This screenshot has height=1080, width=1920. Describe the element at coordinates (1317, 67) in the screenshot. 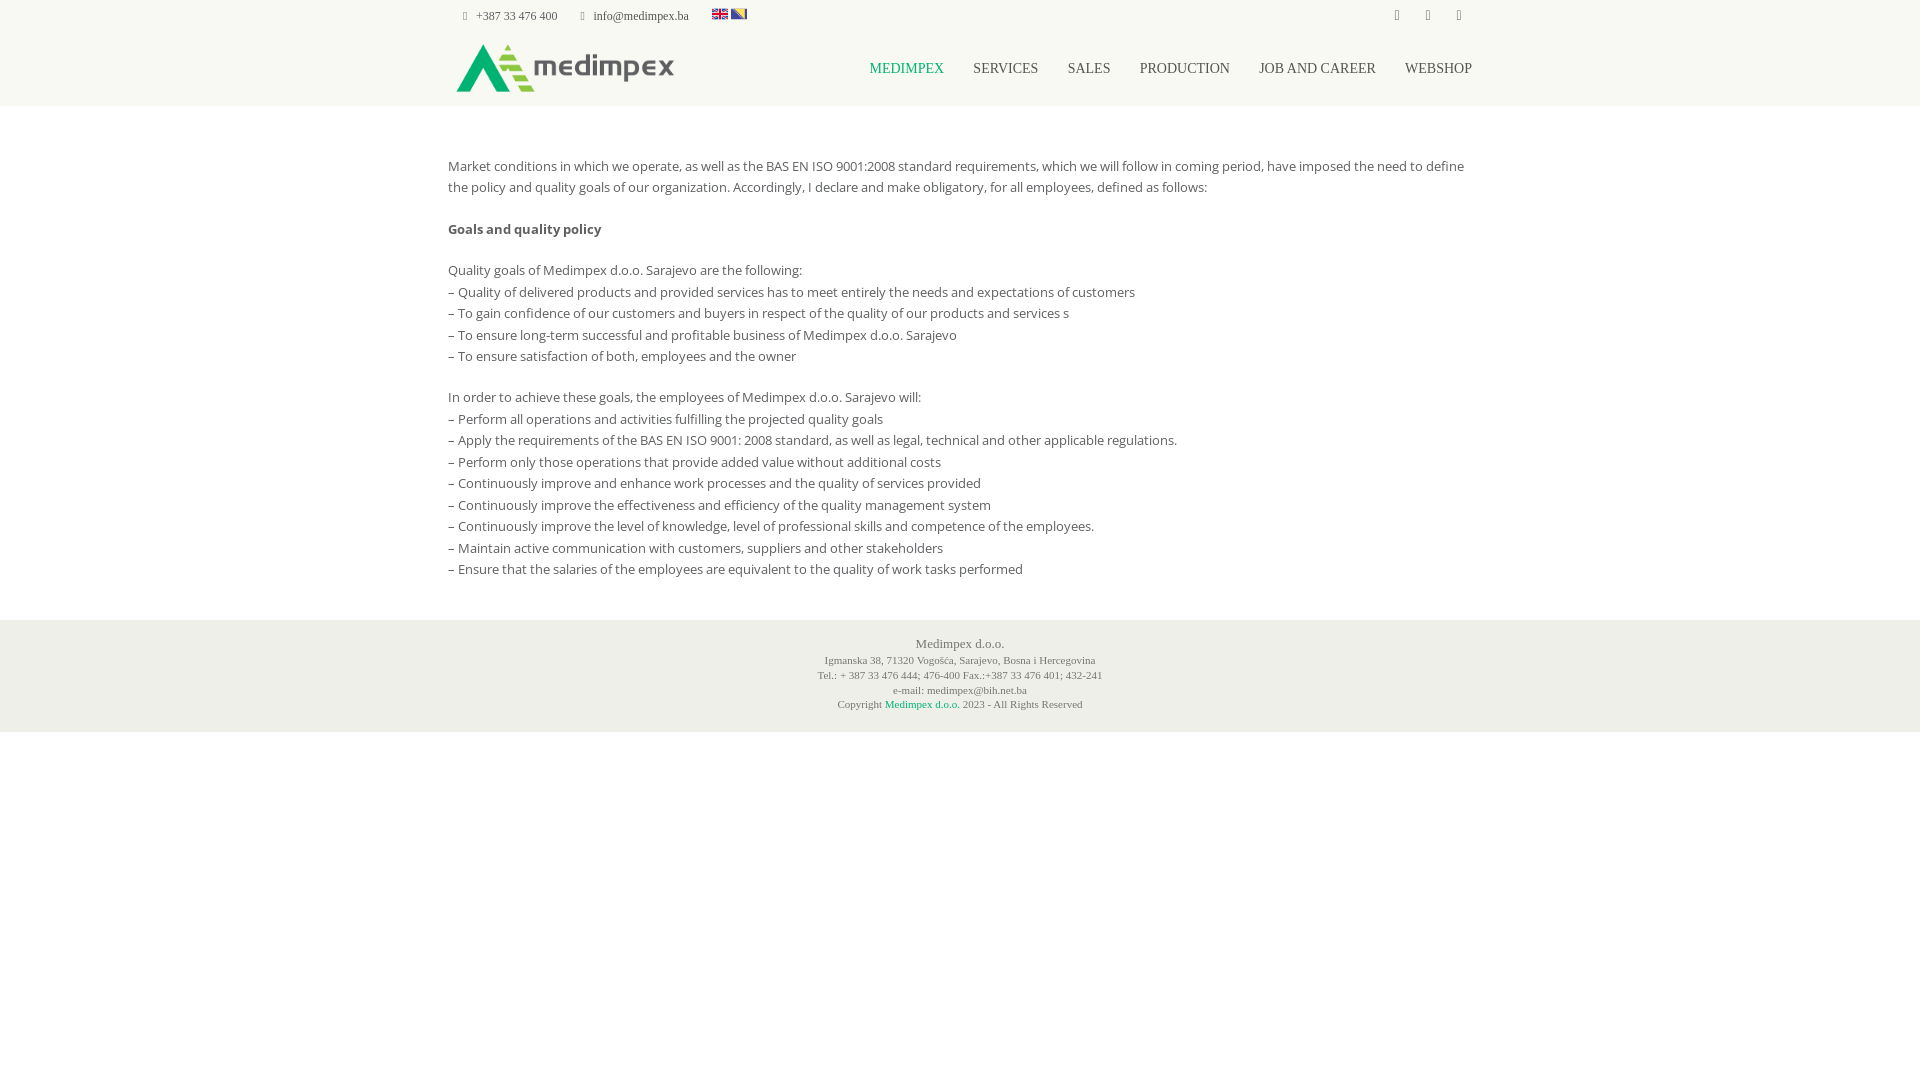

I see `'JOB AND CAREER'` at that location.